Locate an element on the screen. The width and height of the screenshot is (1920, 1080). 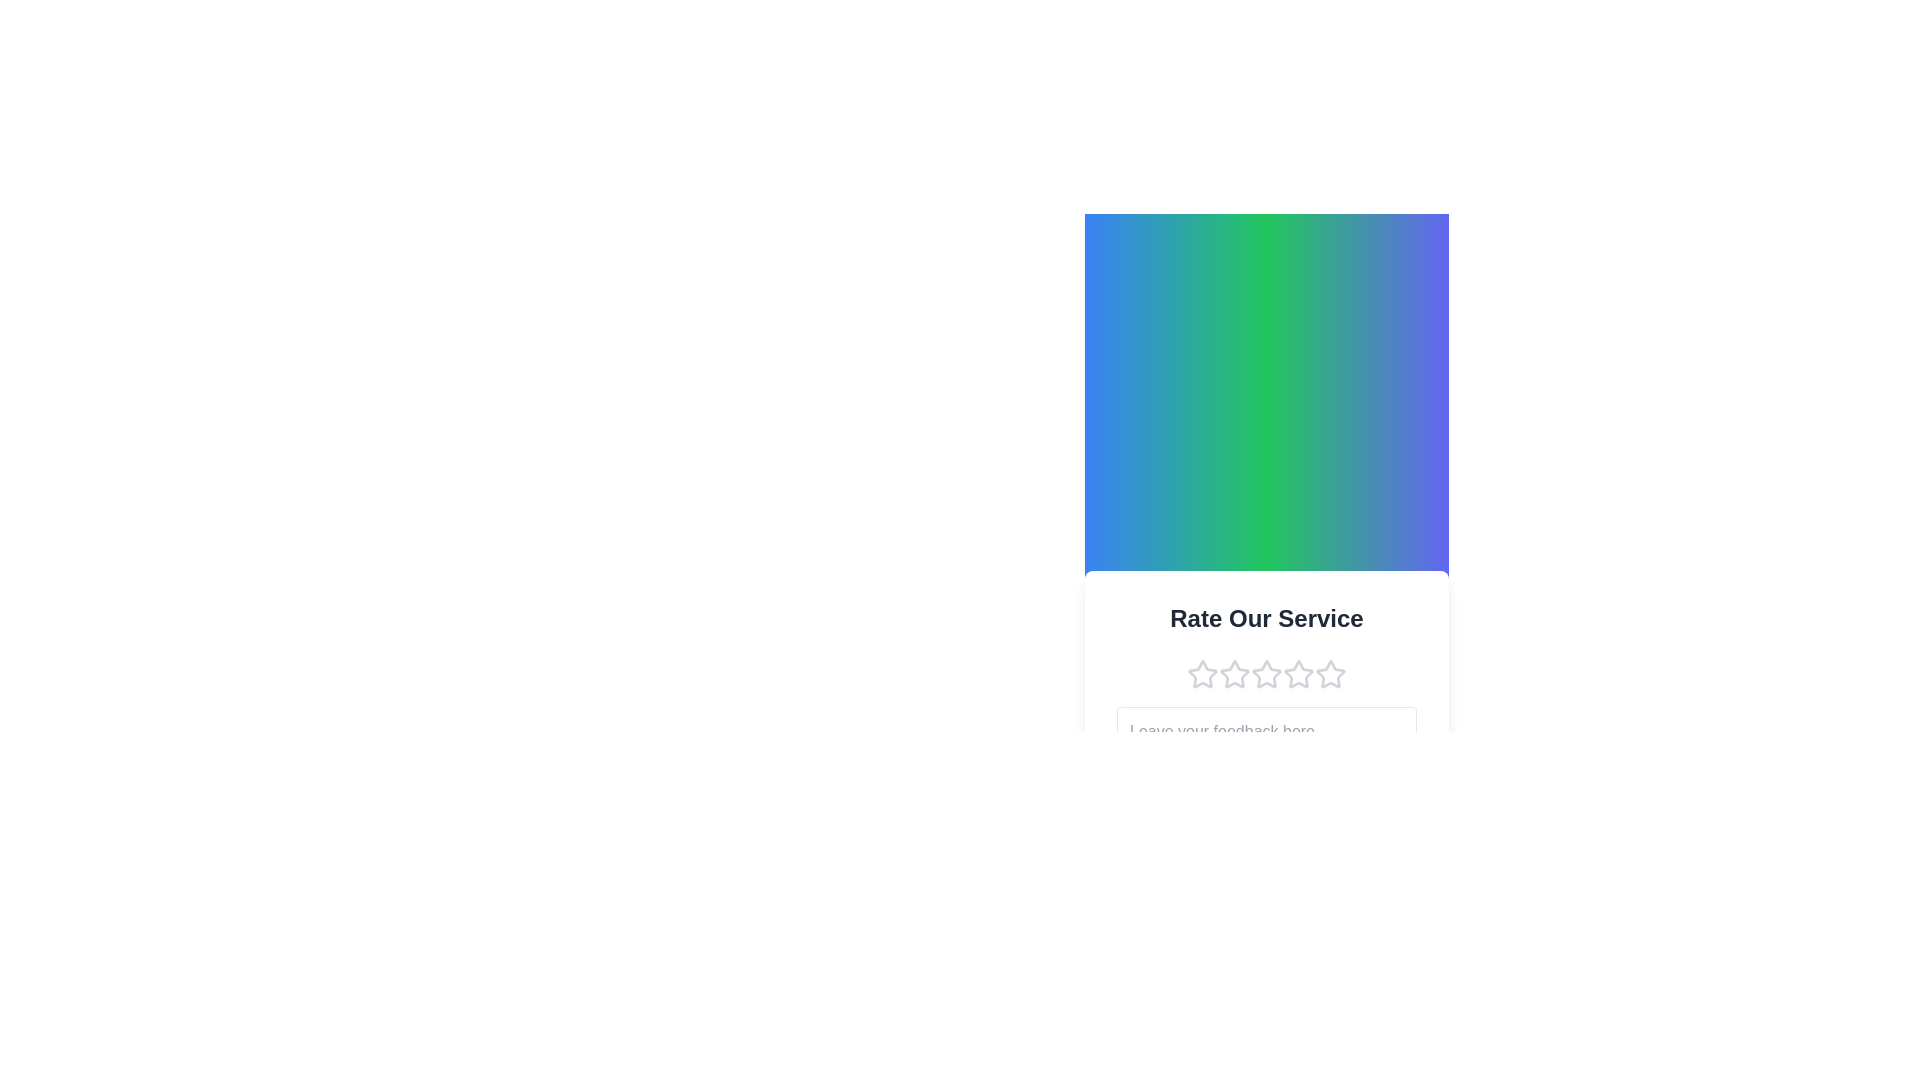
the third star icon in the rating control to provide a 3-star rating is located at coordinates (1266, 674).